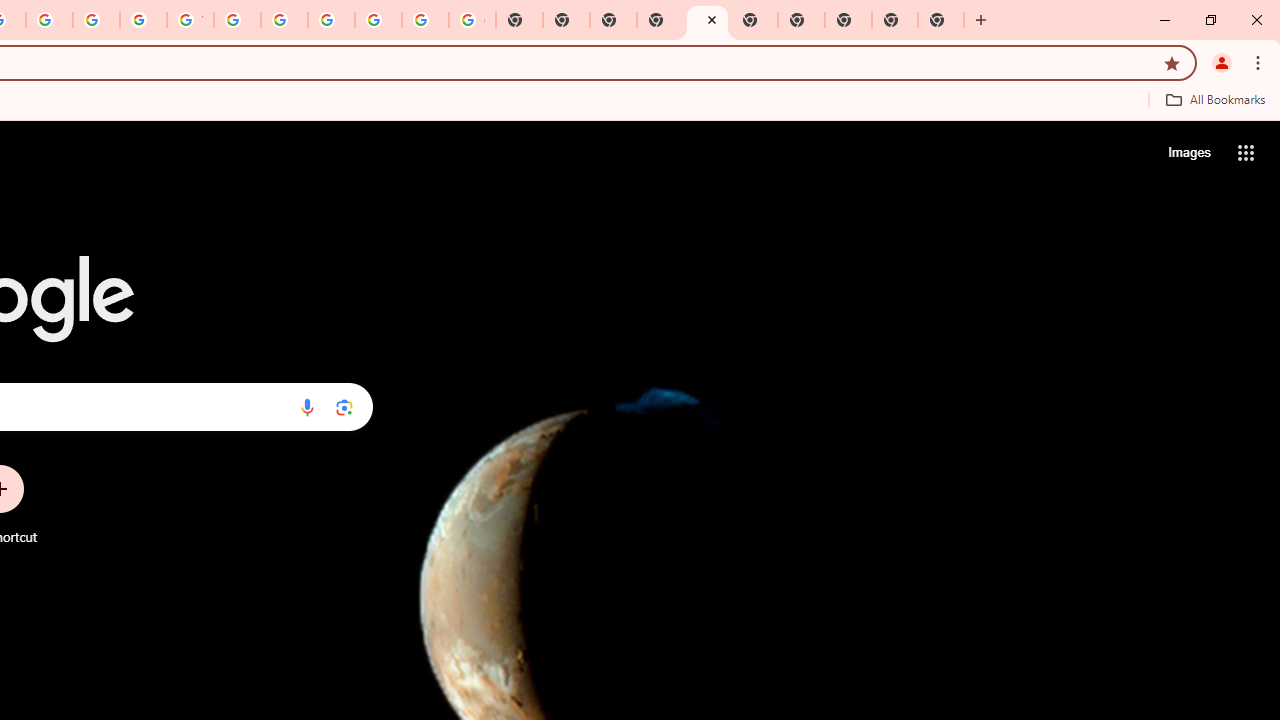  What do you see at coordinates (1214, 99) in the screenshot?
I see `'All Bookmarks'` at bounding box center [1214, 99].